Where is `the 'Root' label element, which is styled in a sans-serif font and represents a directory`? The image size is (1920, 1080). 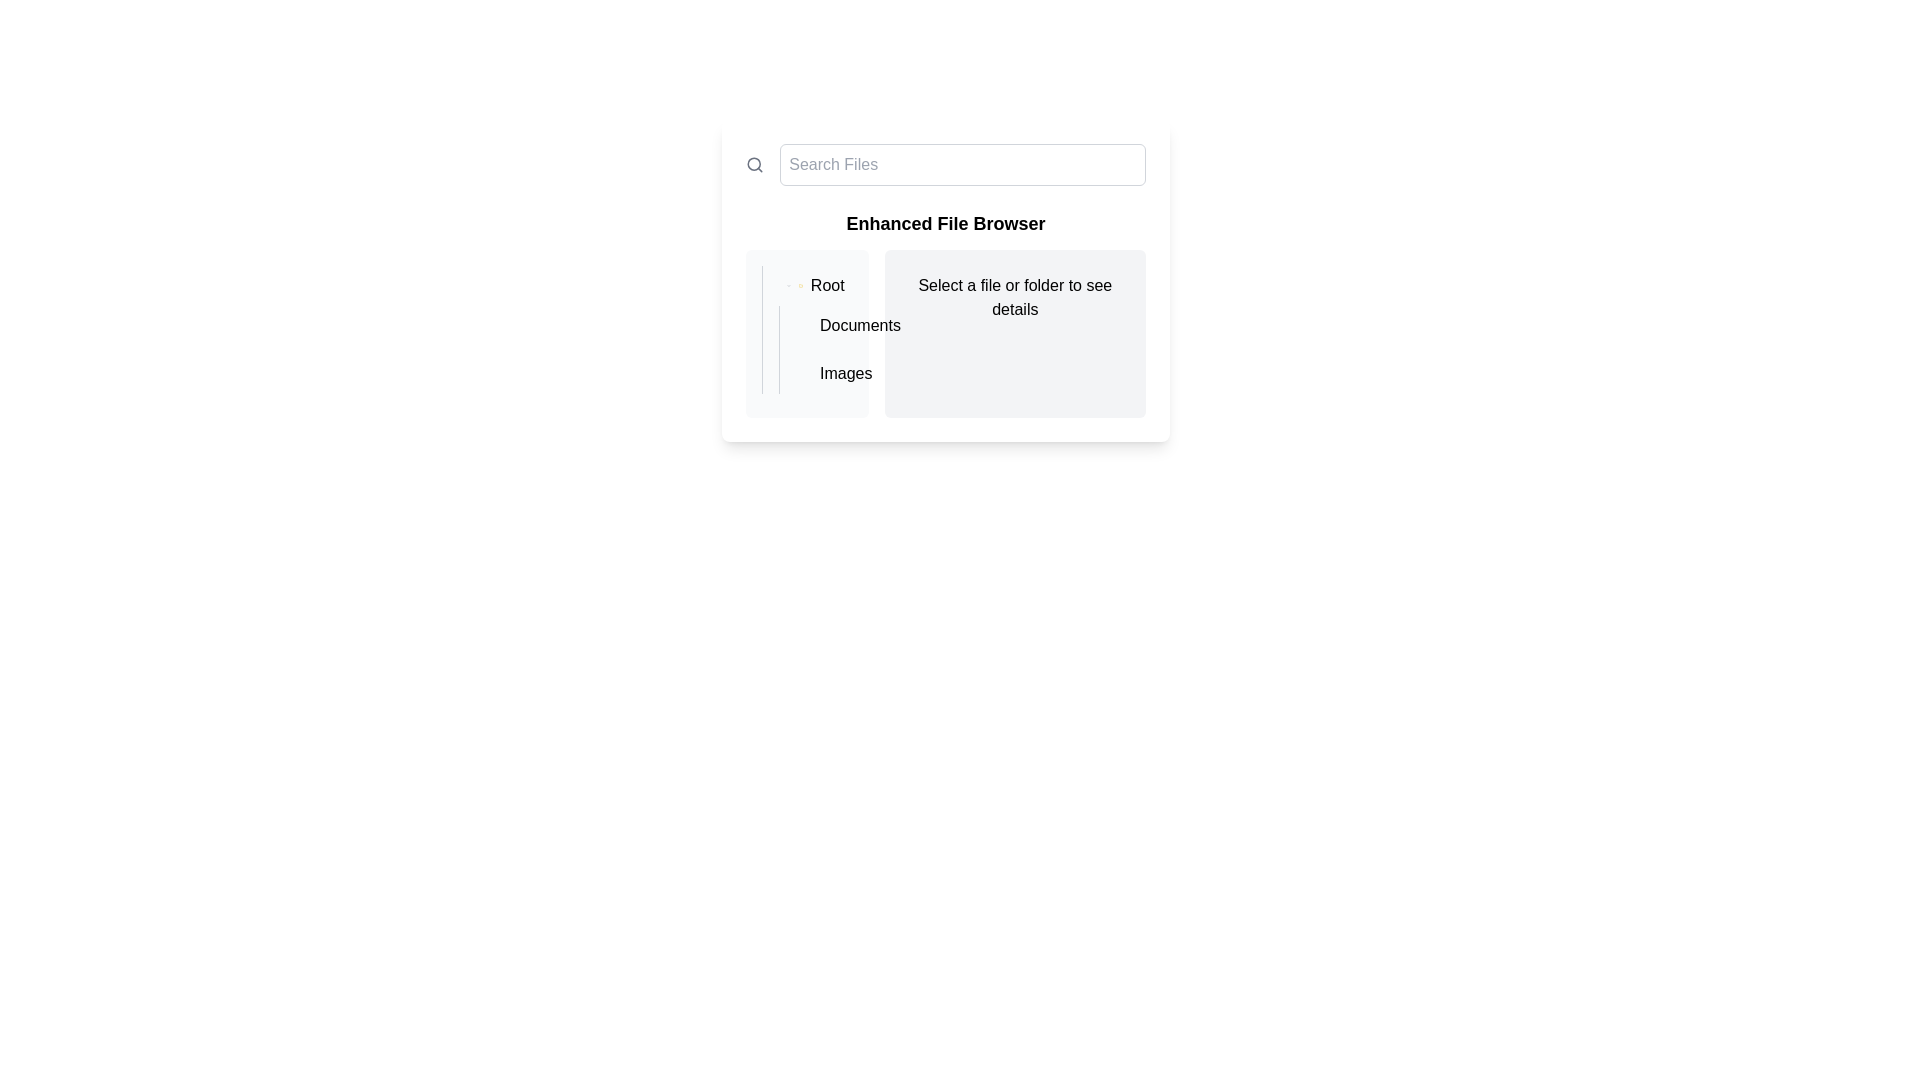 the 'Root' label element, which is styled in a sans-serif font and represents a directory is located at coordinates (827, 285).